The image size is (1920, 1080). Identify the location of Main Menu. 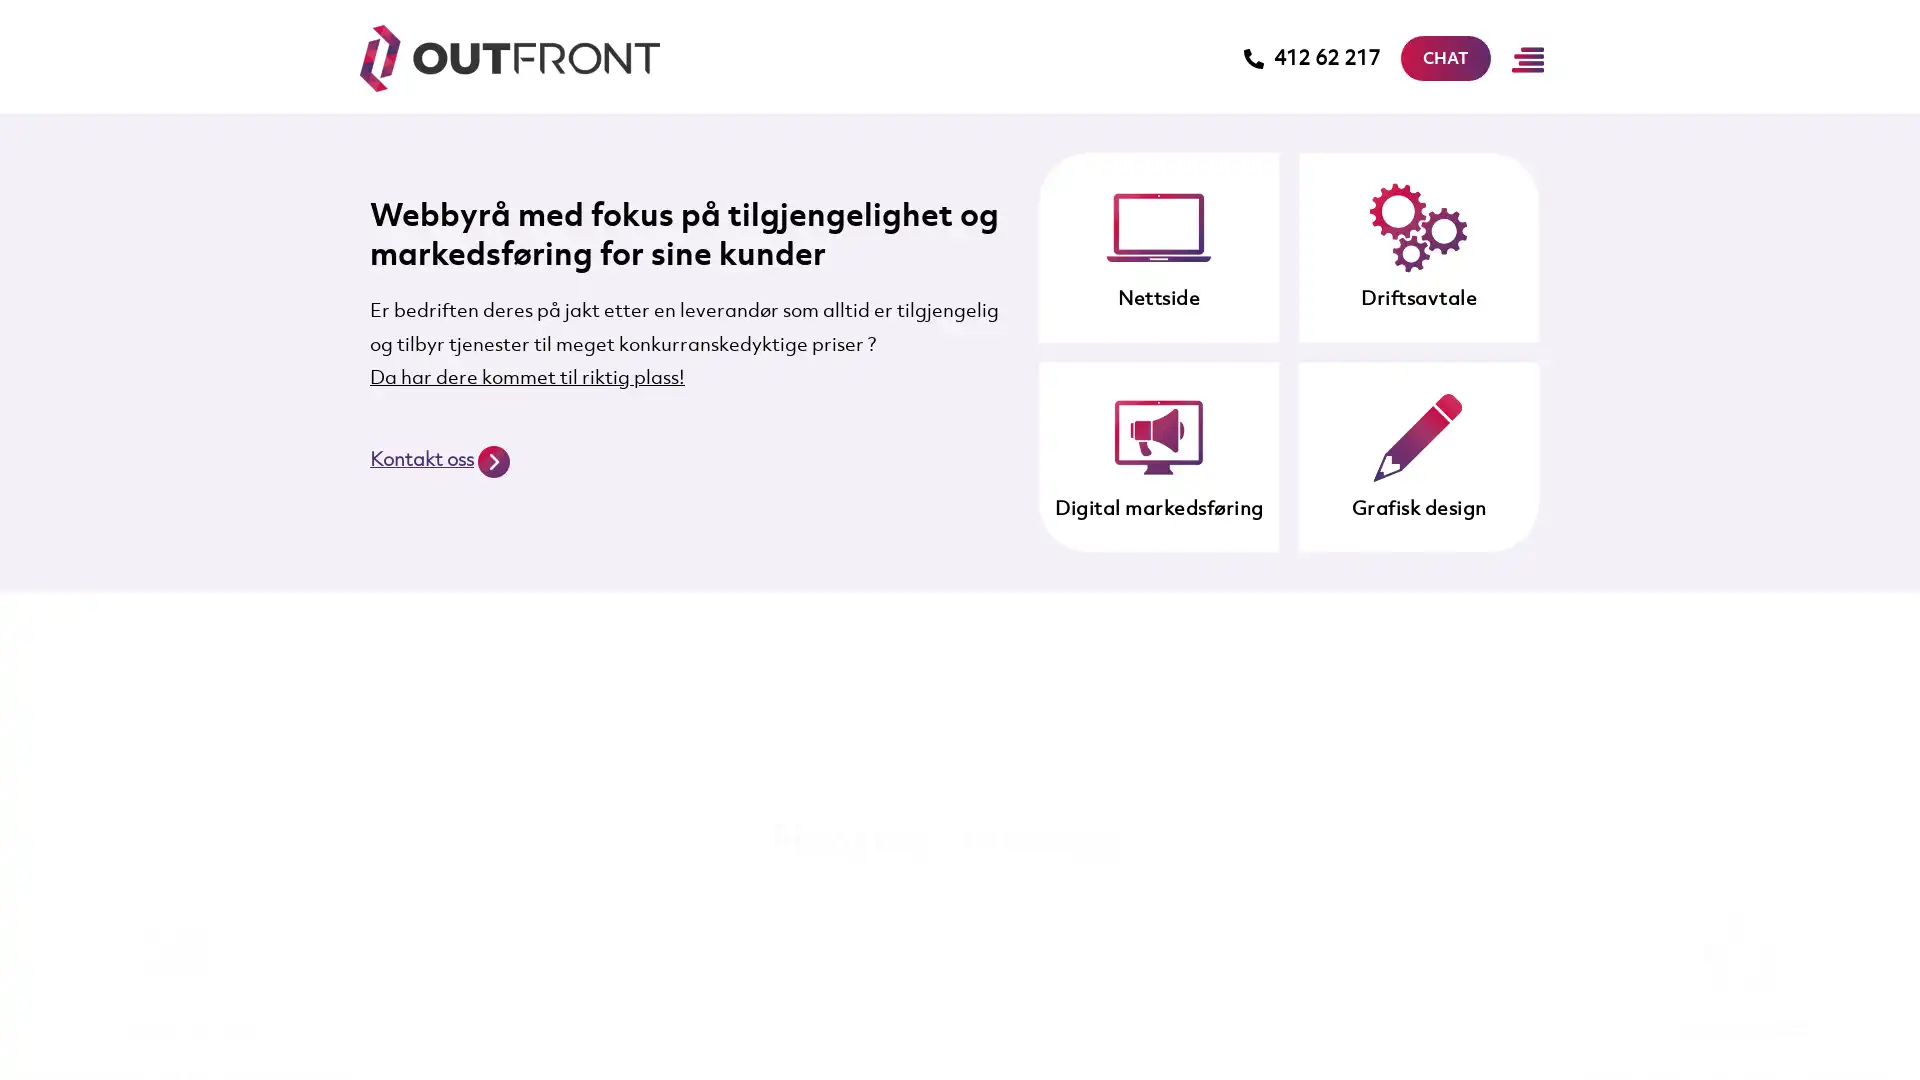
(1534, 66).